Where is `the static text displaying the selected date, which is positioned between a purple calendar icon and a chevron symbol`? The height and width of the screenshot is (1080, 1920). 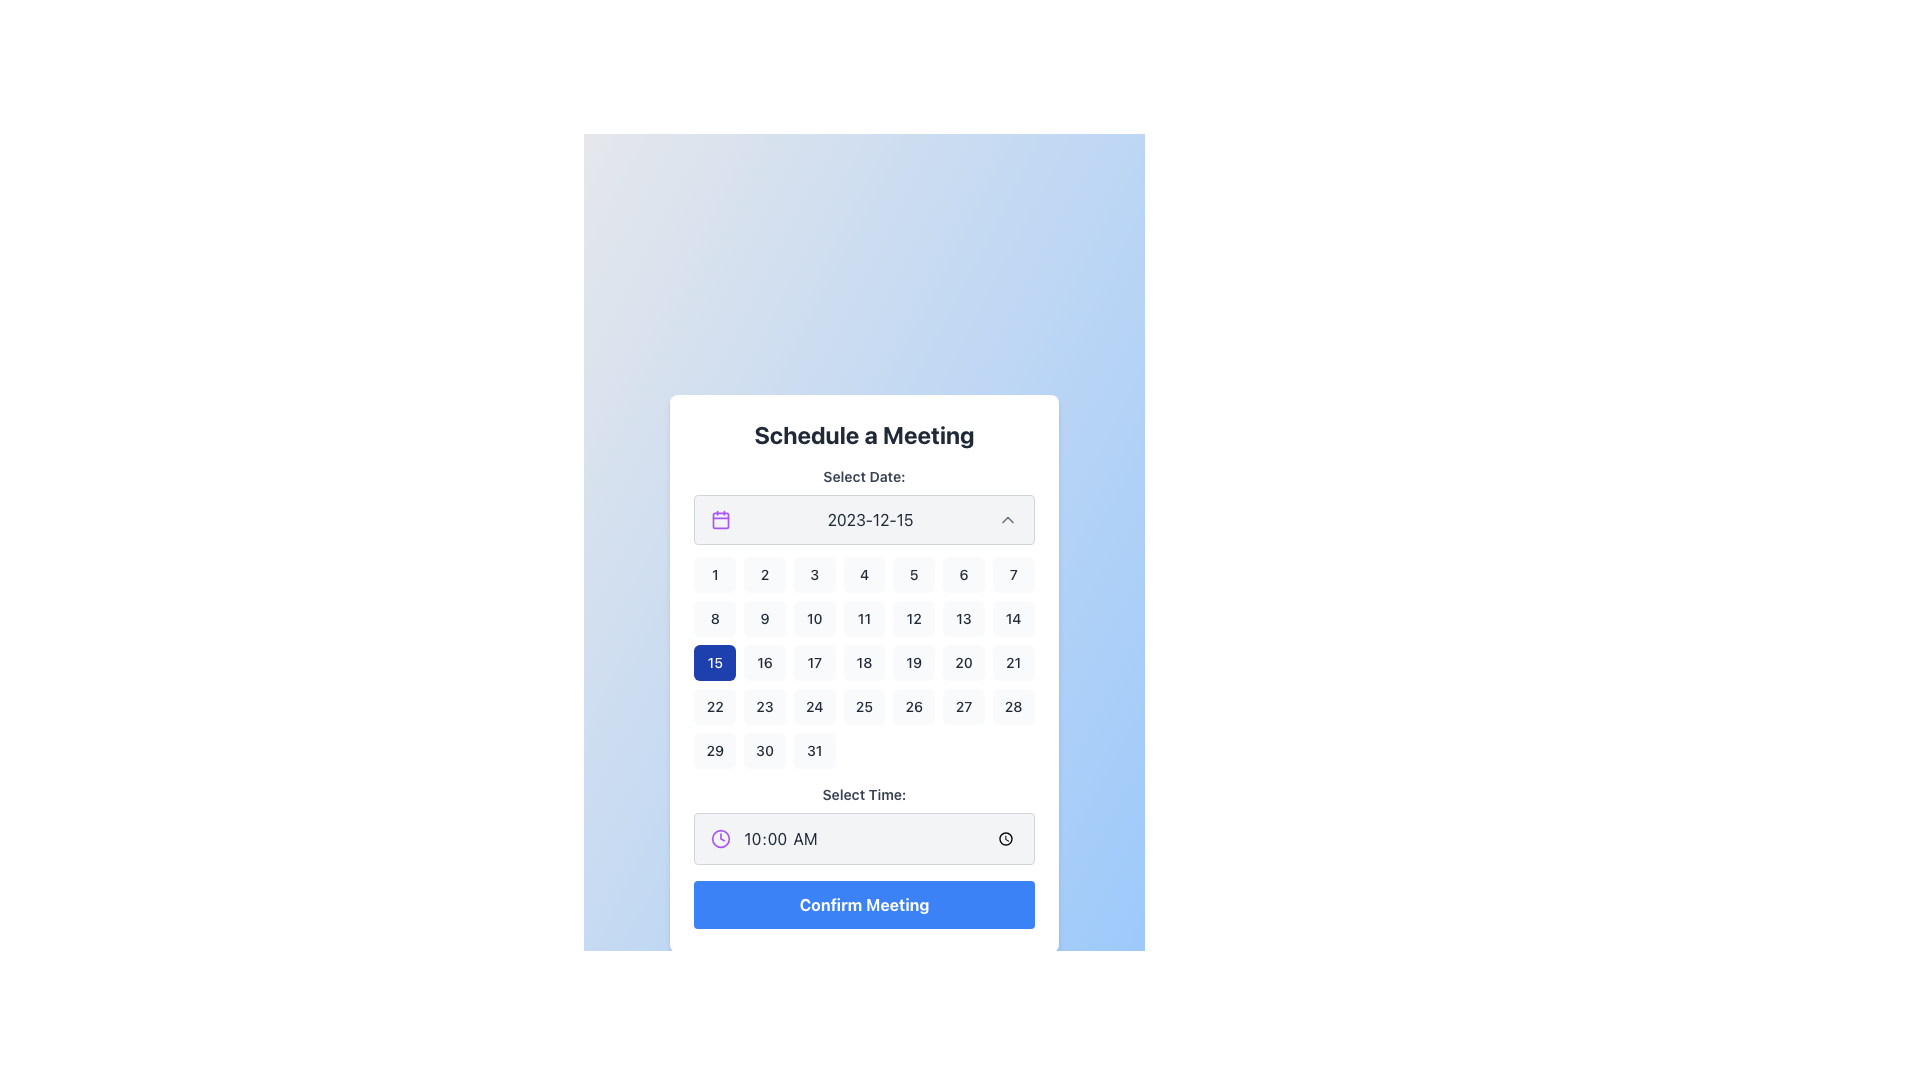 the static text displaying the selected date, which is positioned between a purple calendar icon and a chevron symbol is located at coordinates (870, 519).